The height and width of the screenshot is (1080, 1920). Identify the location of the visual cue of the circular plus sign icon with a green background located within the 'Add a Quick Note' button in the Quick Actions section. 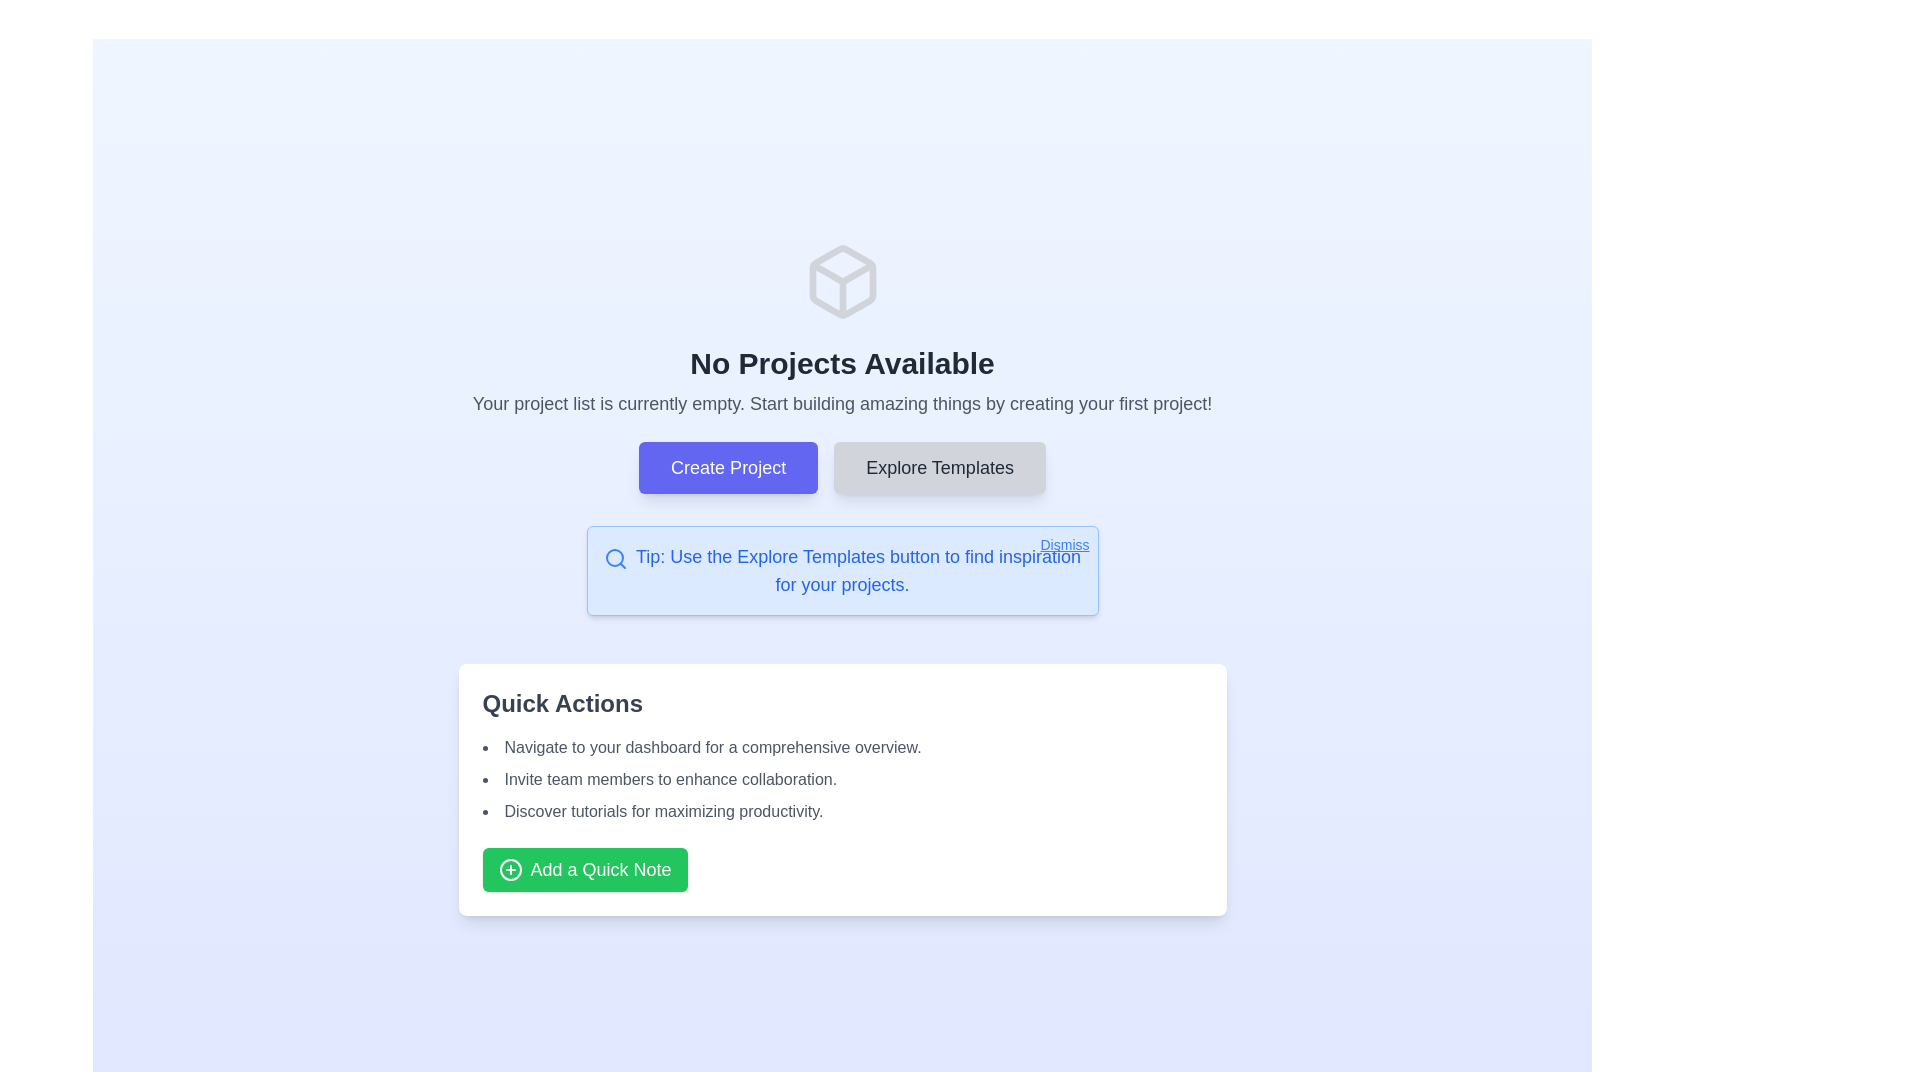
(510, 869).